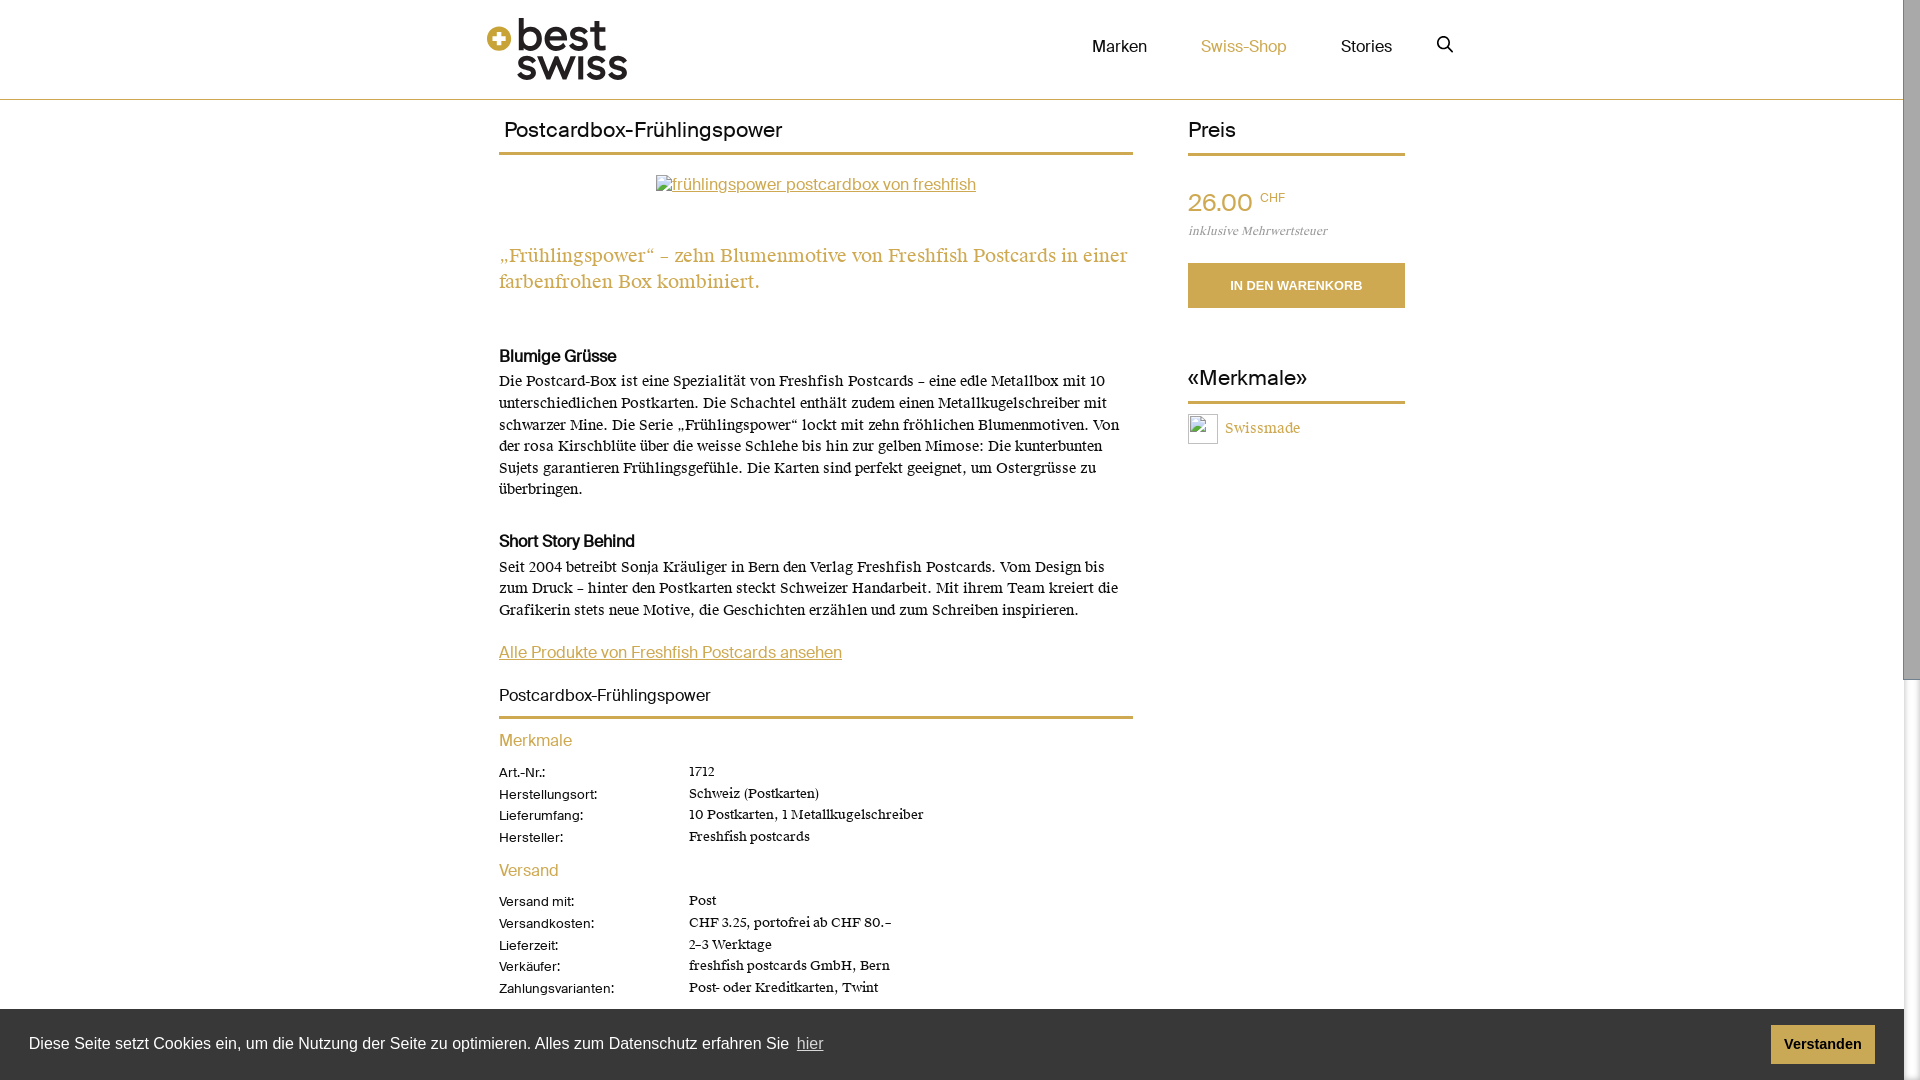  I want to click on 'hier', so click(810, 1043).